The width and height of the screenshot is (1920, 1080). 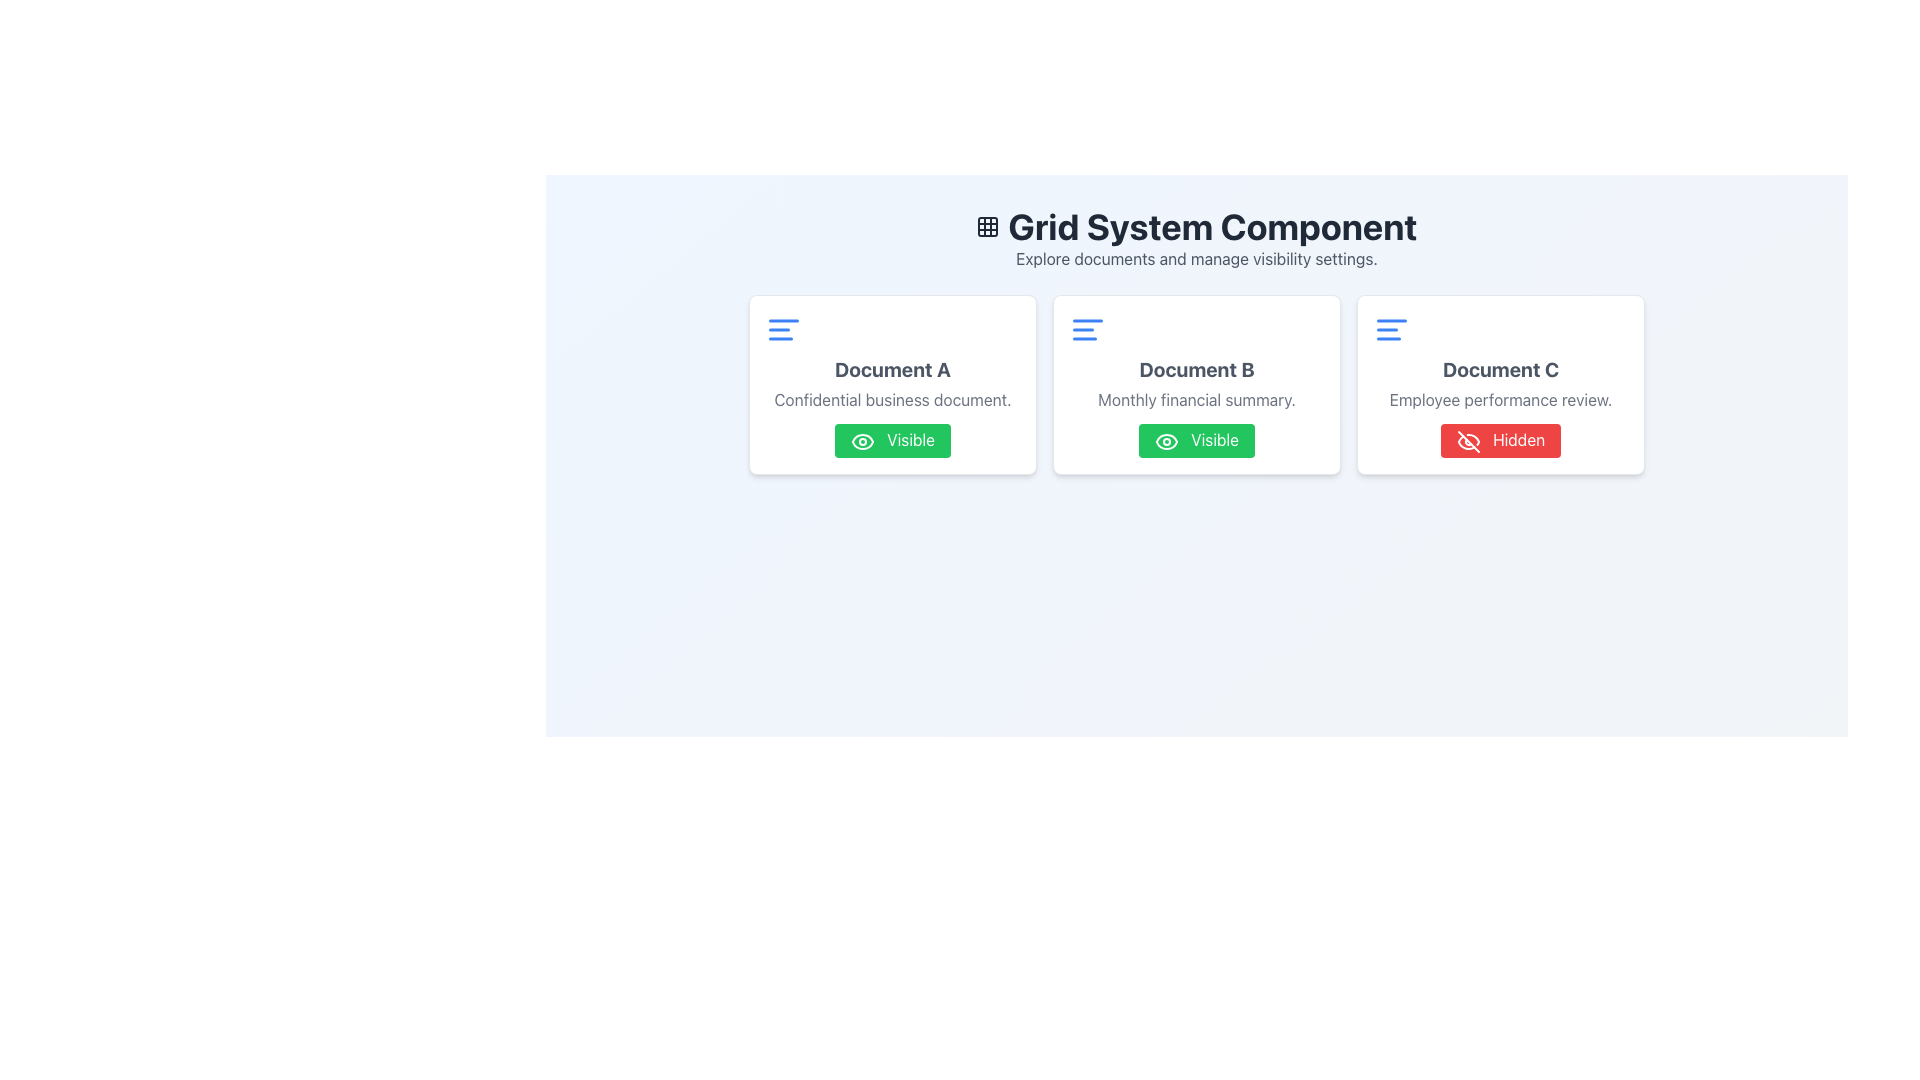 I want to click on the eye icon within the 'Visible' button on the 'Document B' card, so click(x=1166, y=440).